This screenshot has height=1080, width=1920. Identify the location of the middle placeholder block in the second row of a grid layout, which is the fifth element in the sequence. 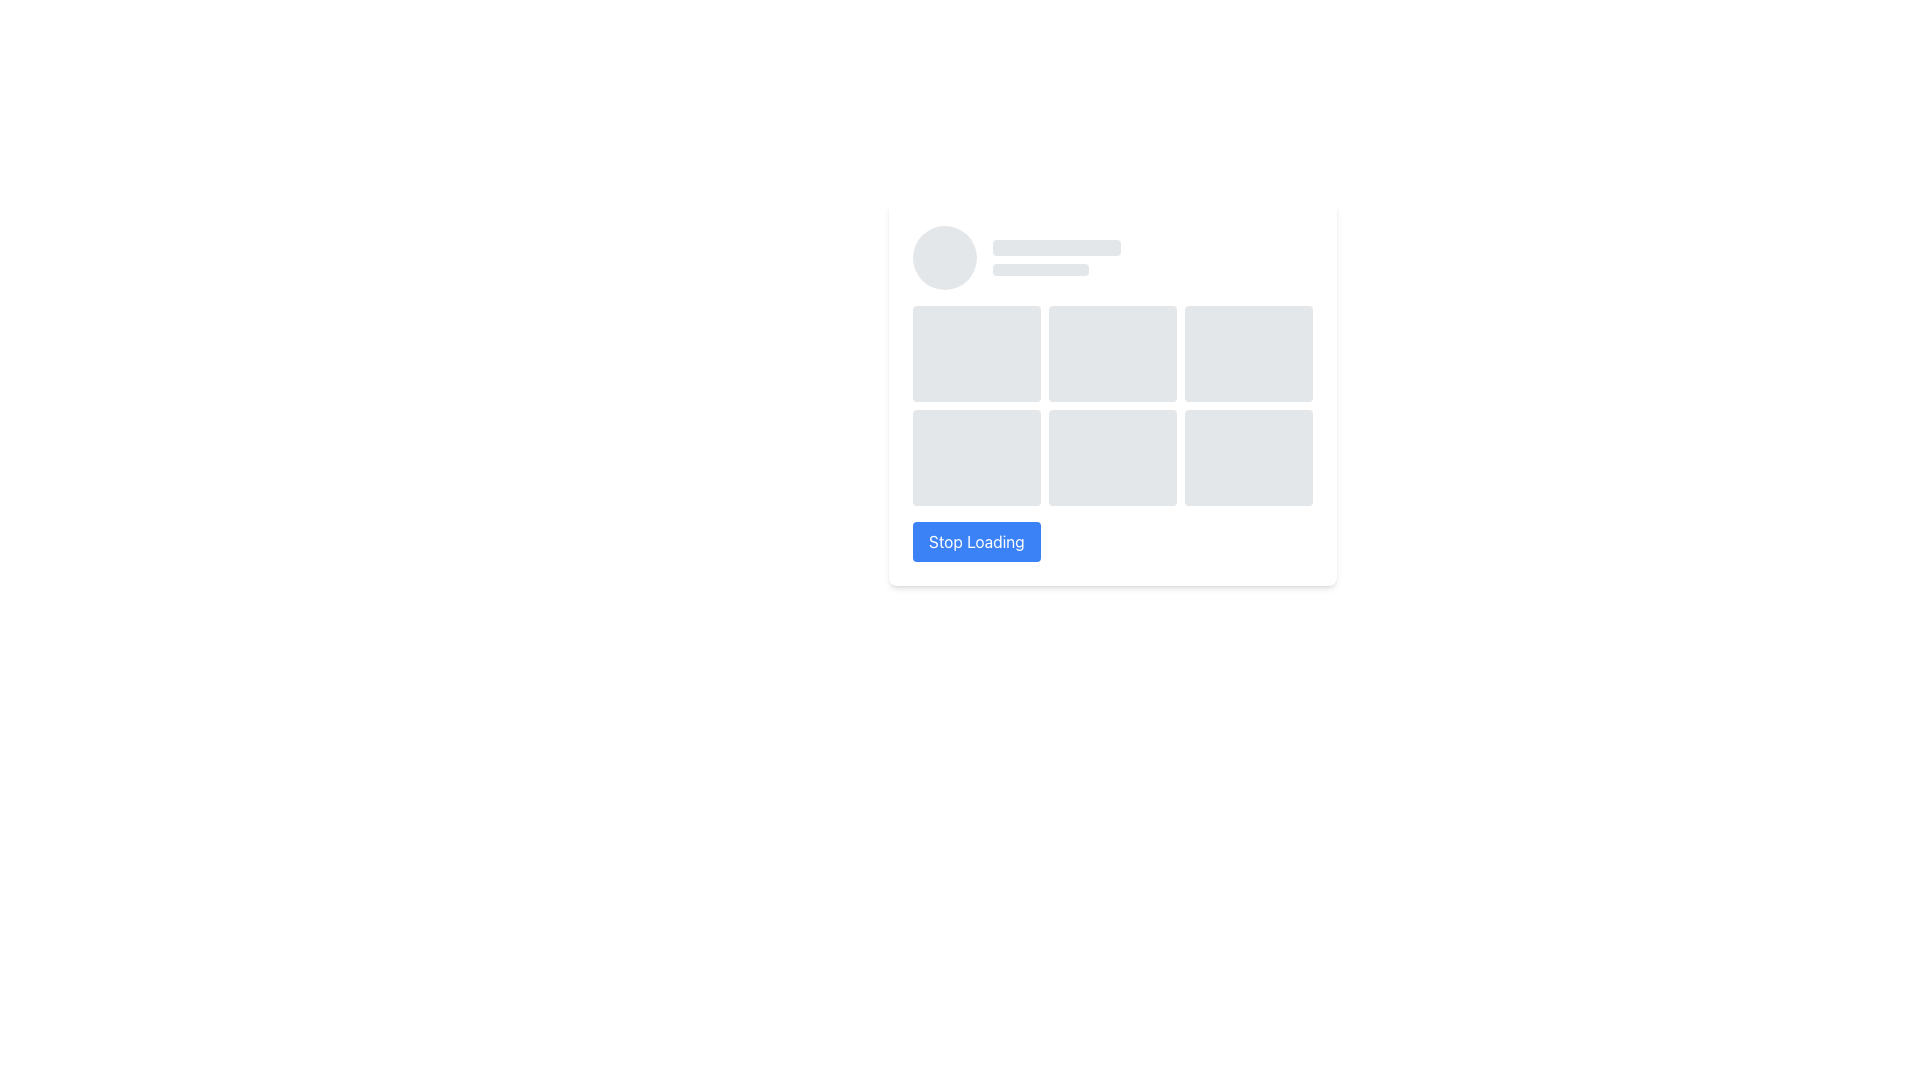
(1112, 458).